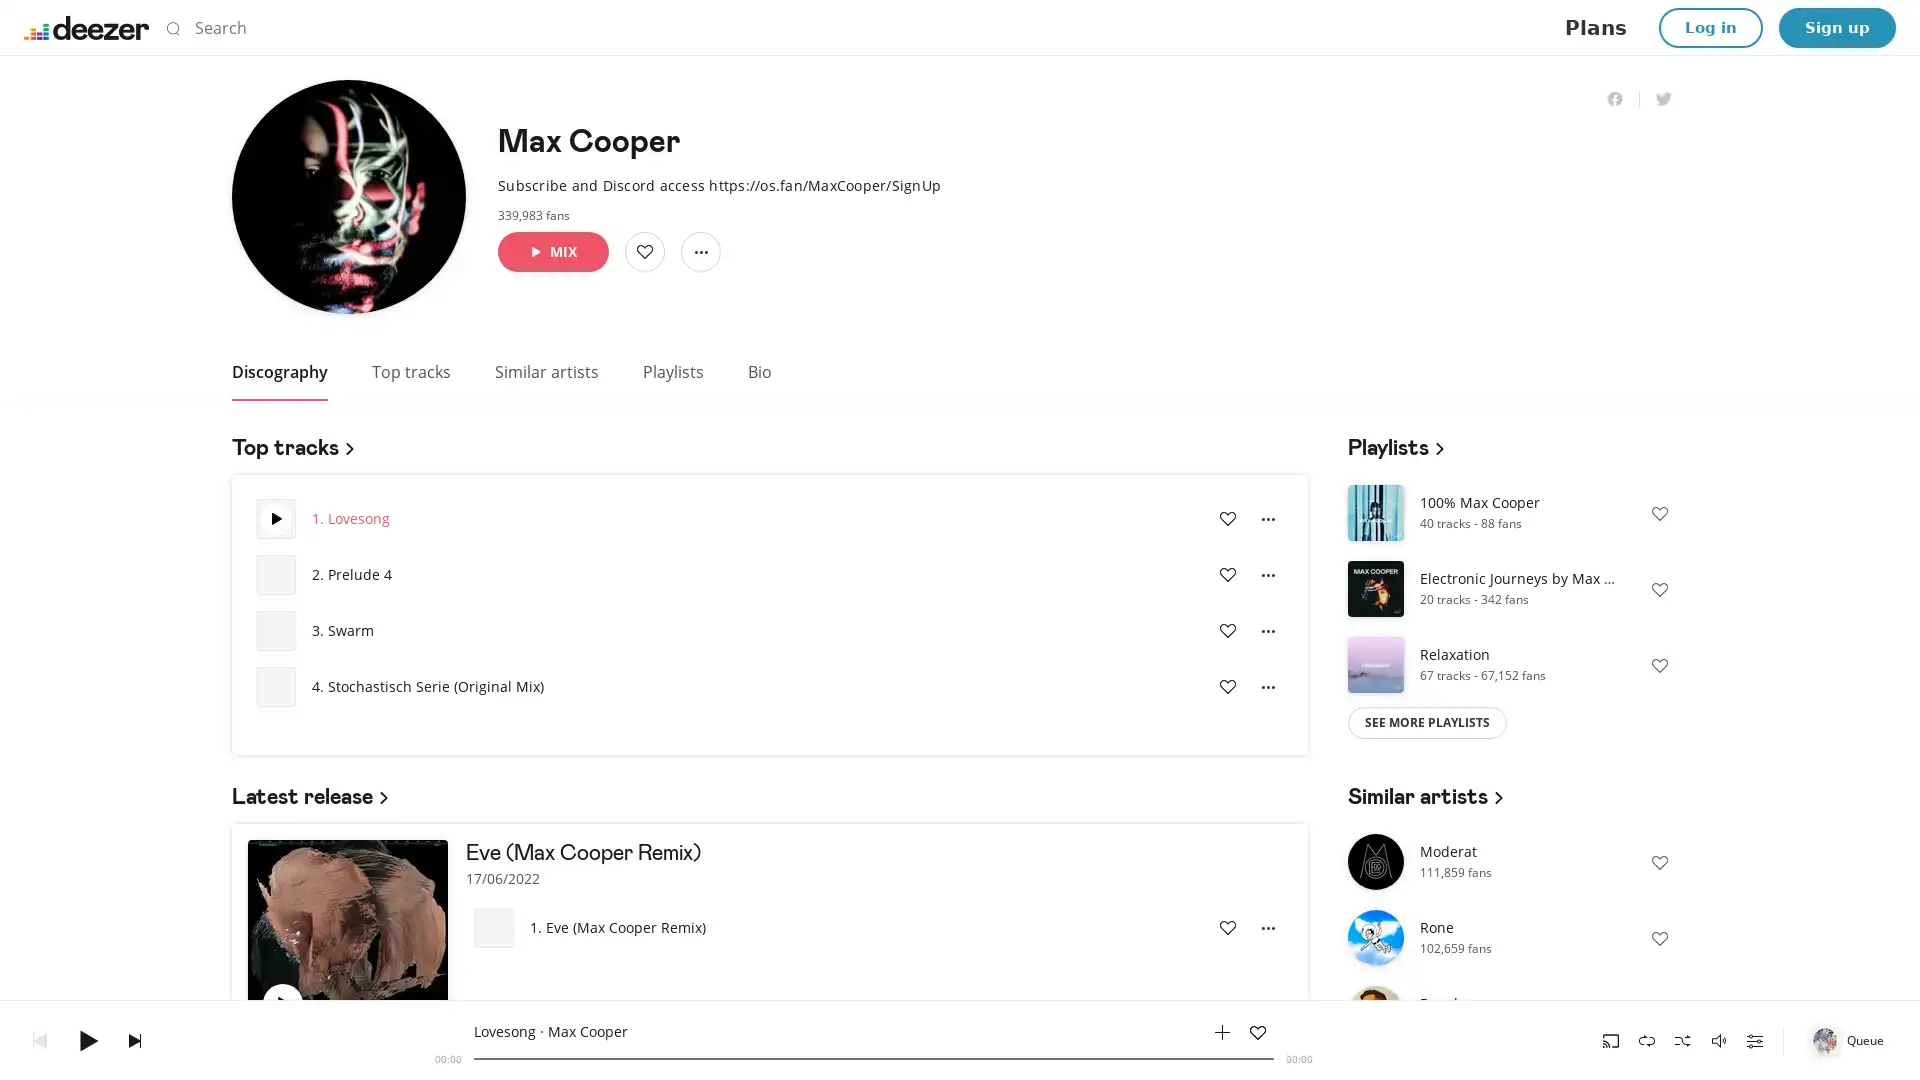  Describe the element at coordinates (1376, 585) in the screenshot. I see `Play` at that location.